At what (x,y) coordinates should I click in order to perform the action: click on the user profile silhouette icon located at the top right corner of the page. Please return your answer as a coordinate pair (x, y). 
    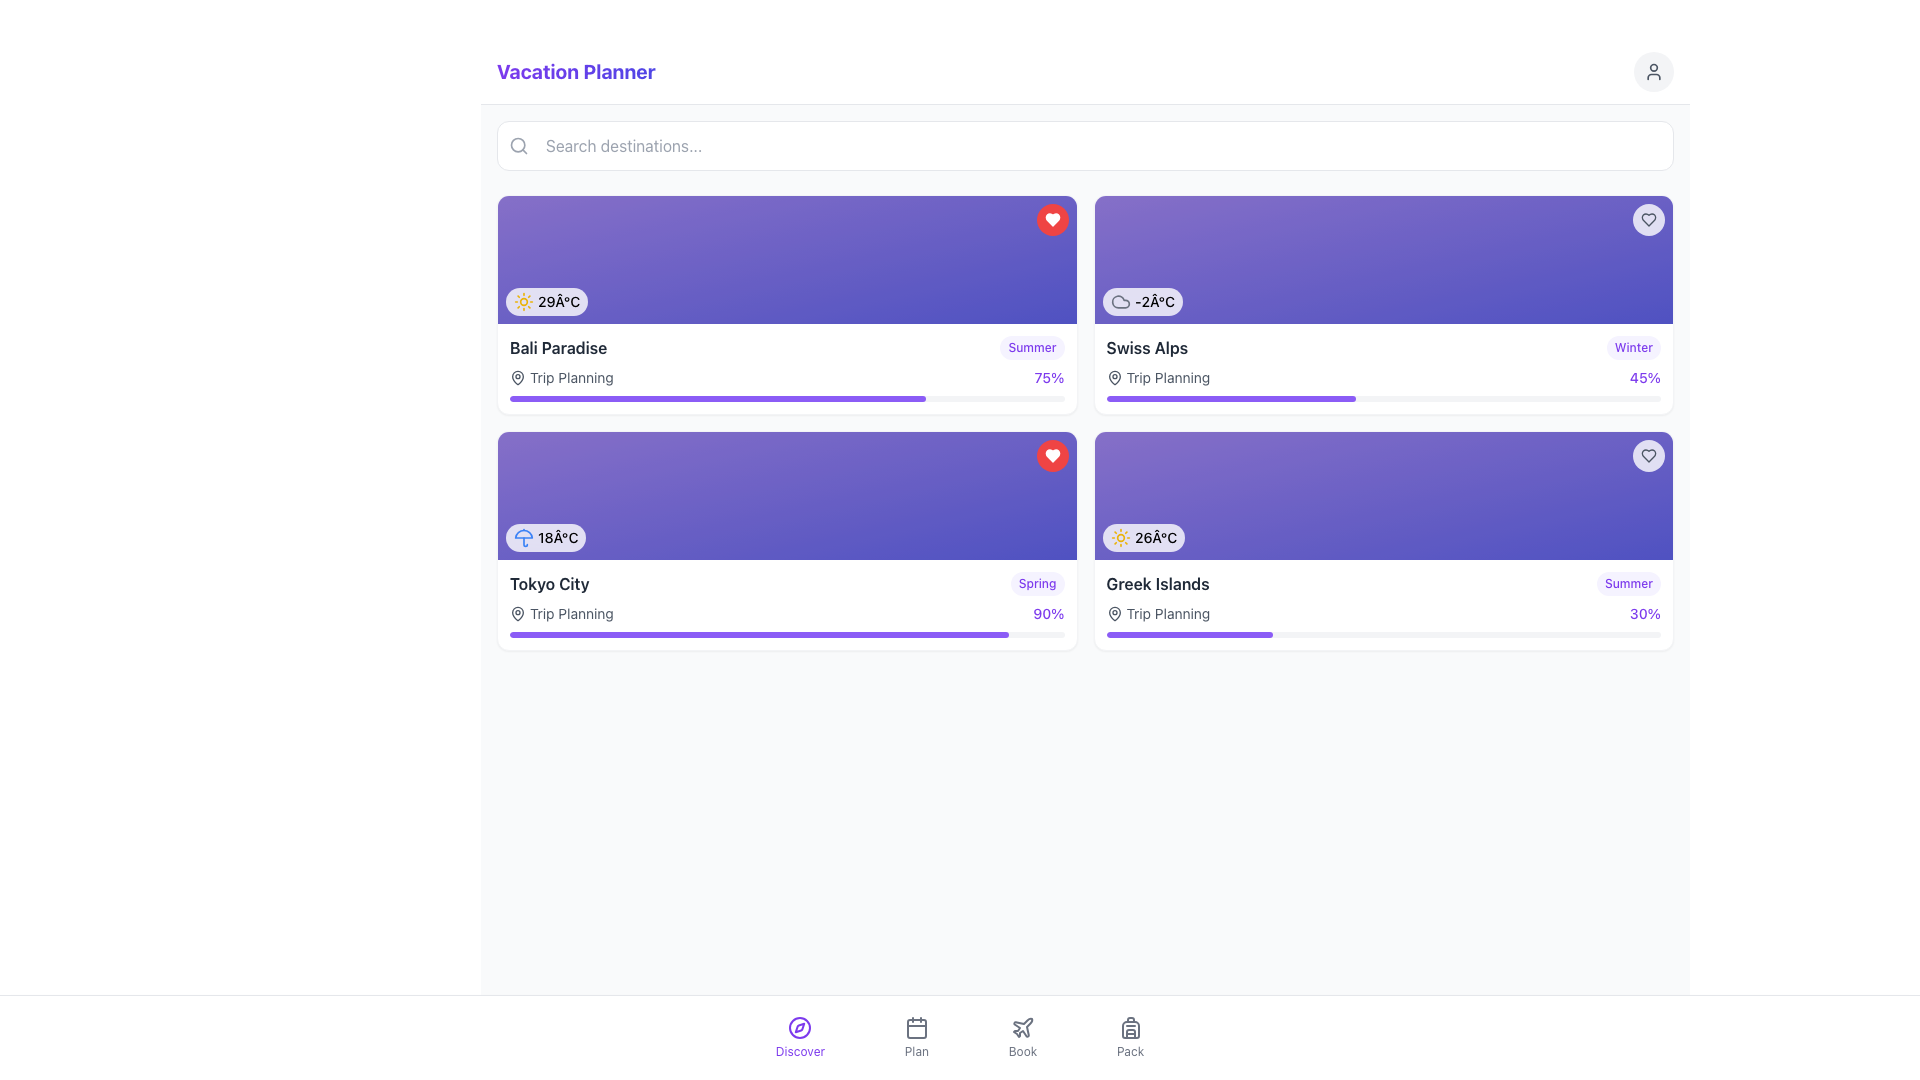
    Looking at the image, I should click on (1654, 71).